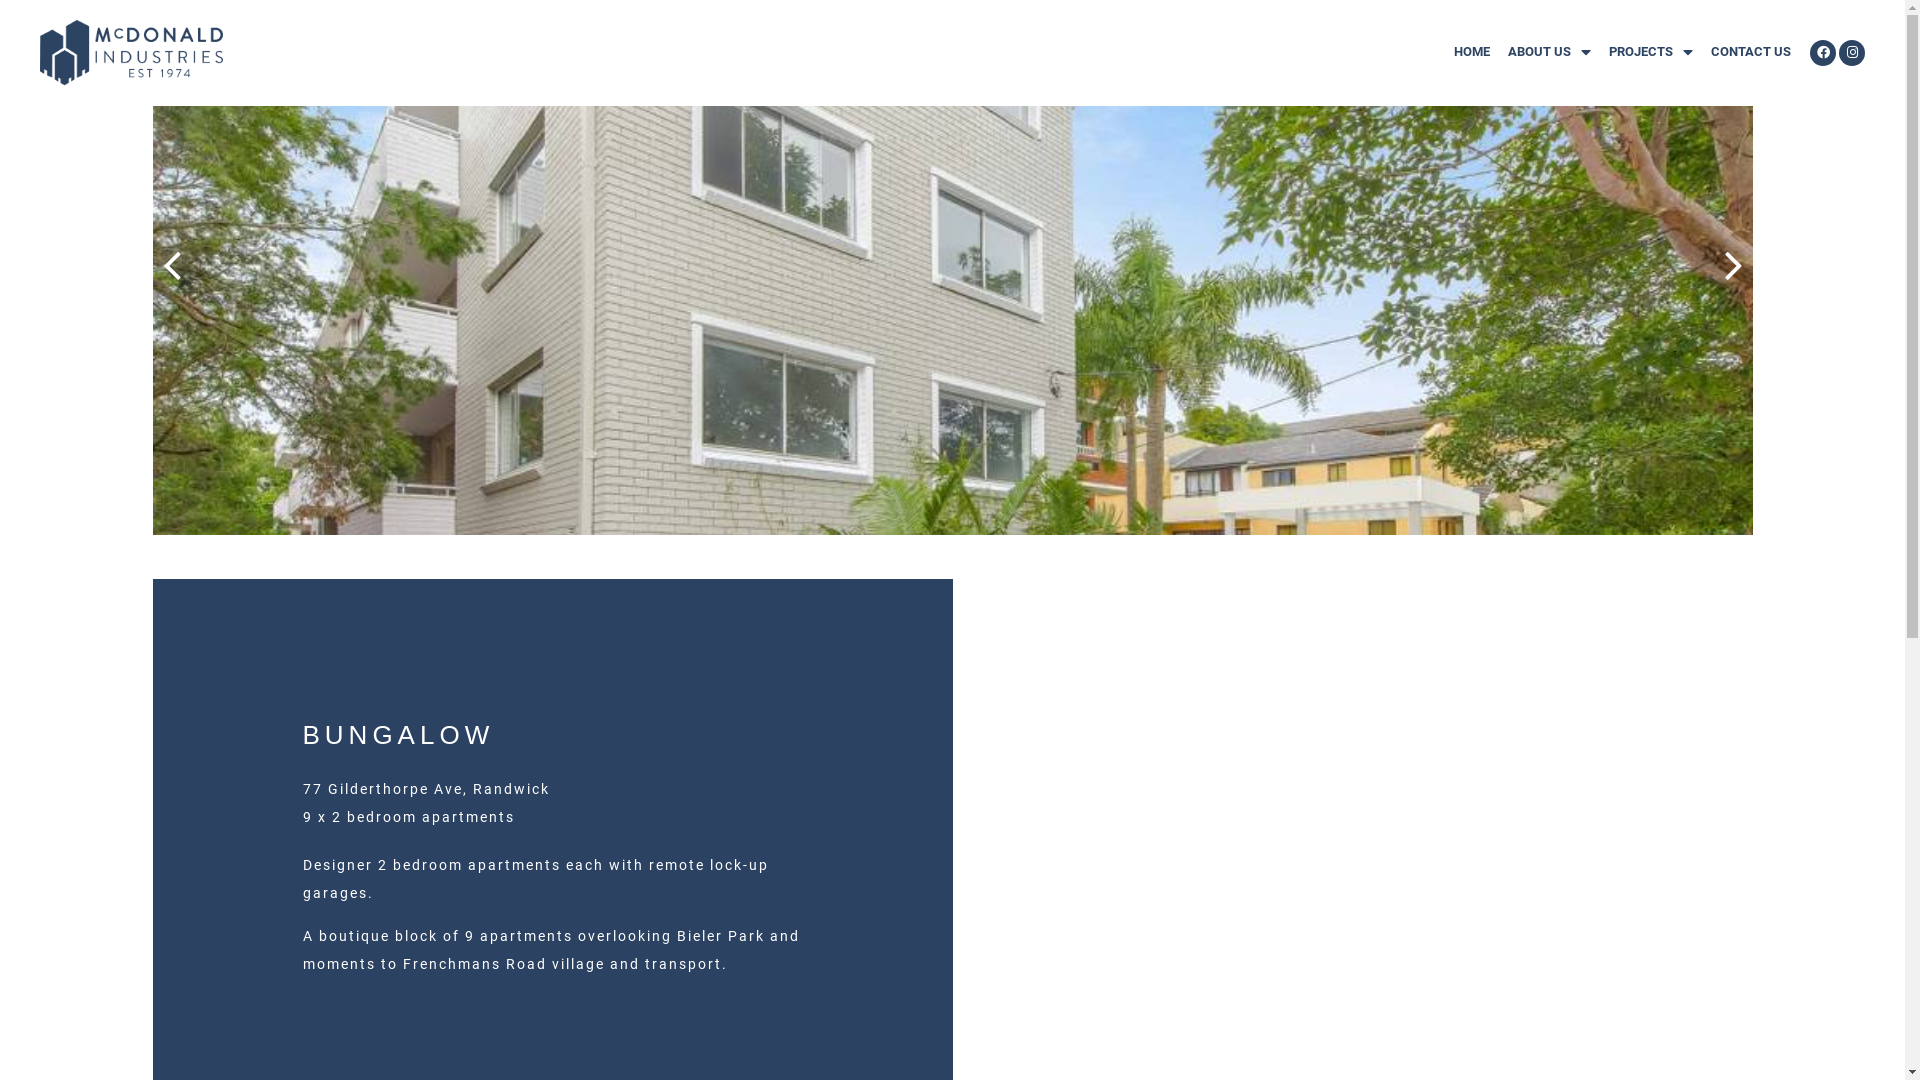 This screenshot has width=1920, height=1080. I want to click on 'ABOUT US', so click(1548, 51).